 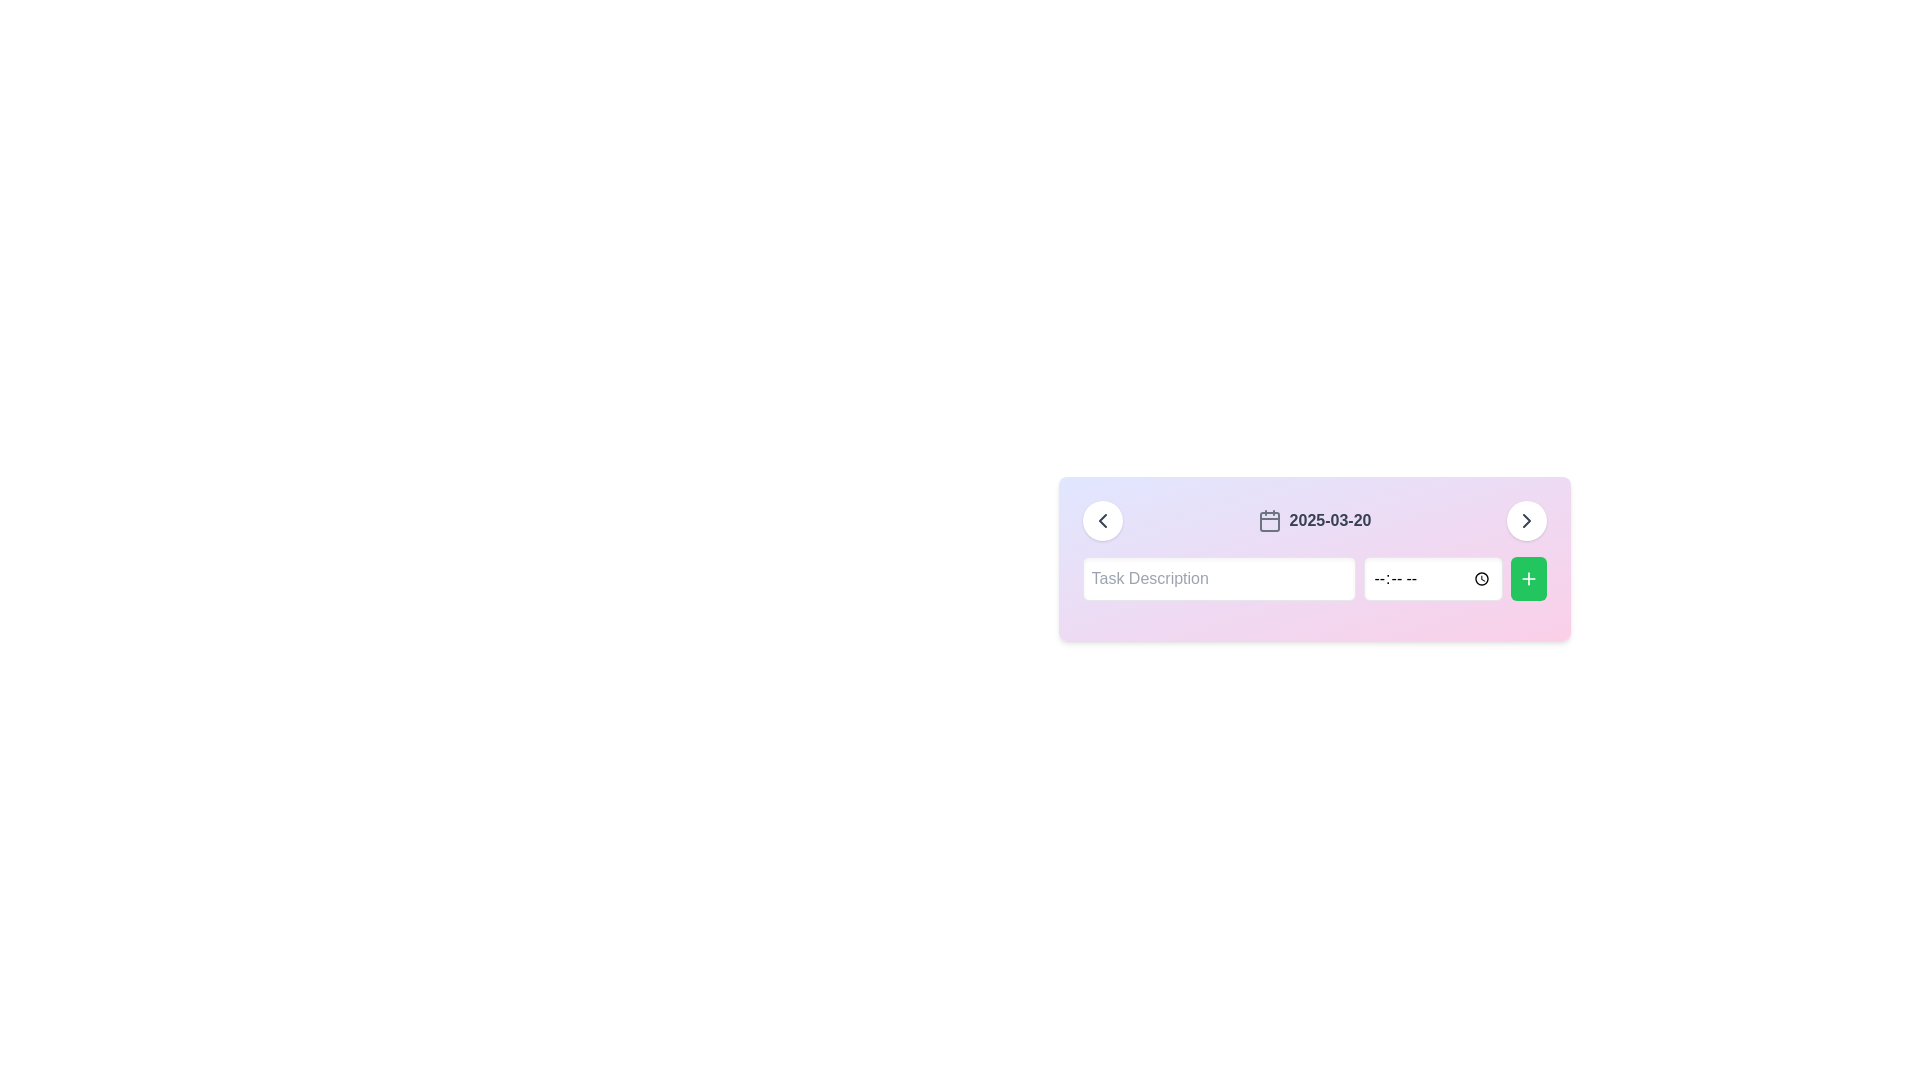 What do you see at coordinates (1525, 519) in the screenshot?
I see `the rightward chevron arrow icon located inside a rounded white button at the bottom-right corner of the interface for accessibility purposes` at bounding box center [1525, 519].